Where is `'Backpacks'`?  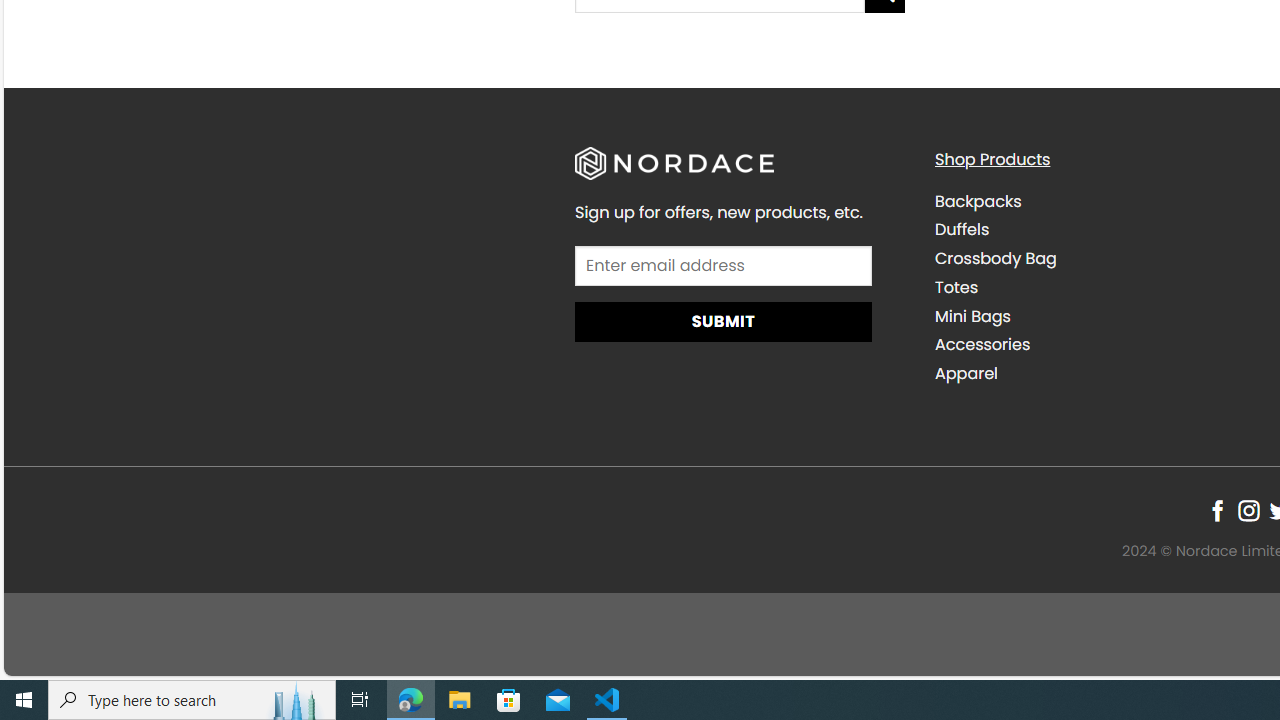
'Backpacks' is located at coordinates (977, 200).